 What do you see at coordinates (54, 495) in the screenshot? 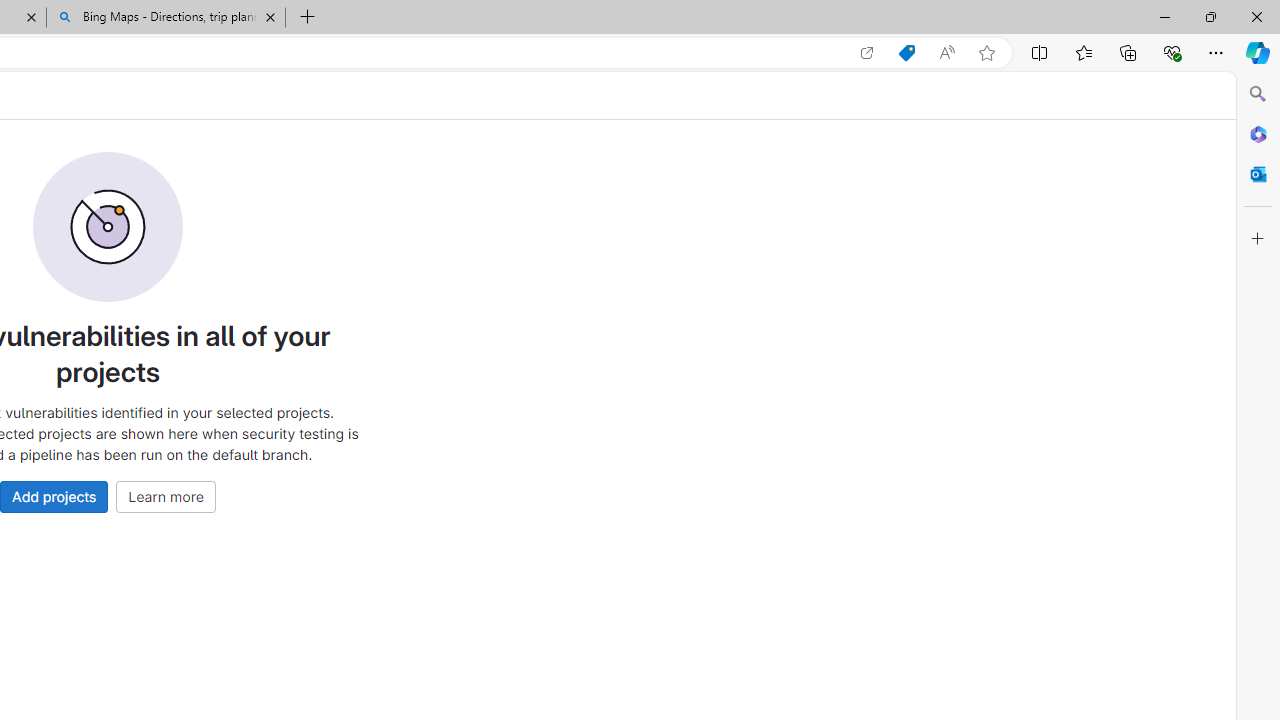
I see `'Add projects'` at bounding box center [54, 495].